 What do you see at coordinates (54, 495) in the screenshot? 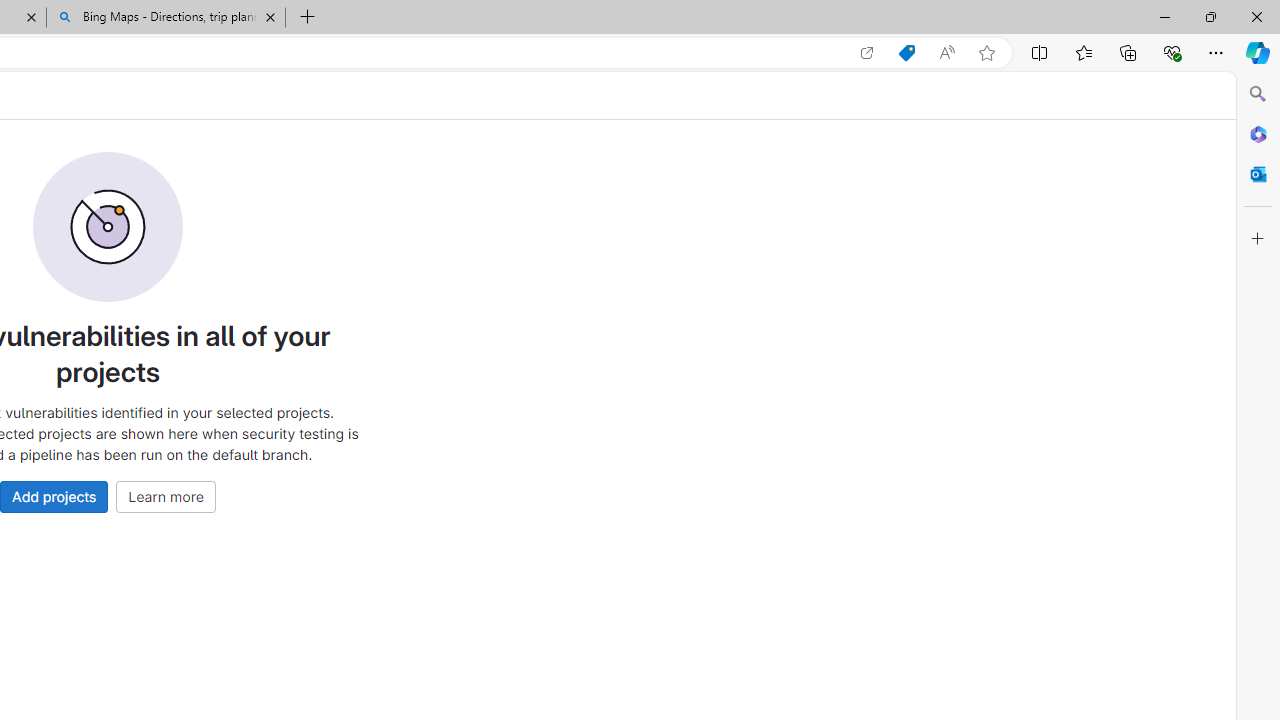
I see `'Add projects'` at bounding box center [54, 495].